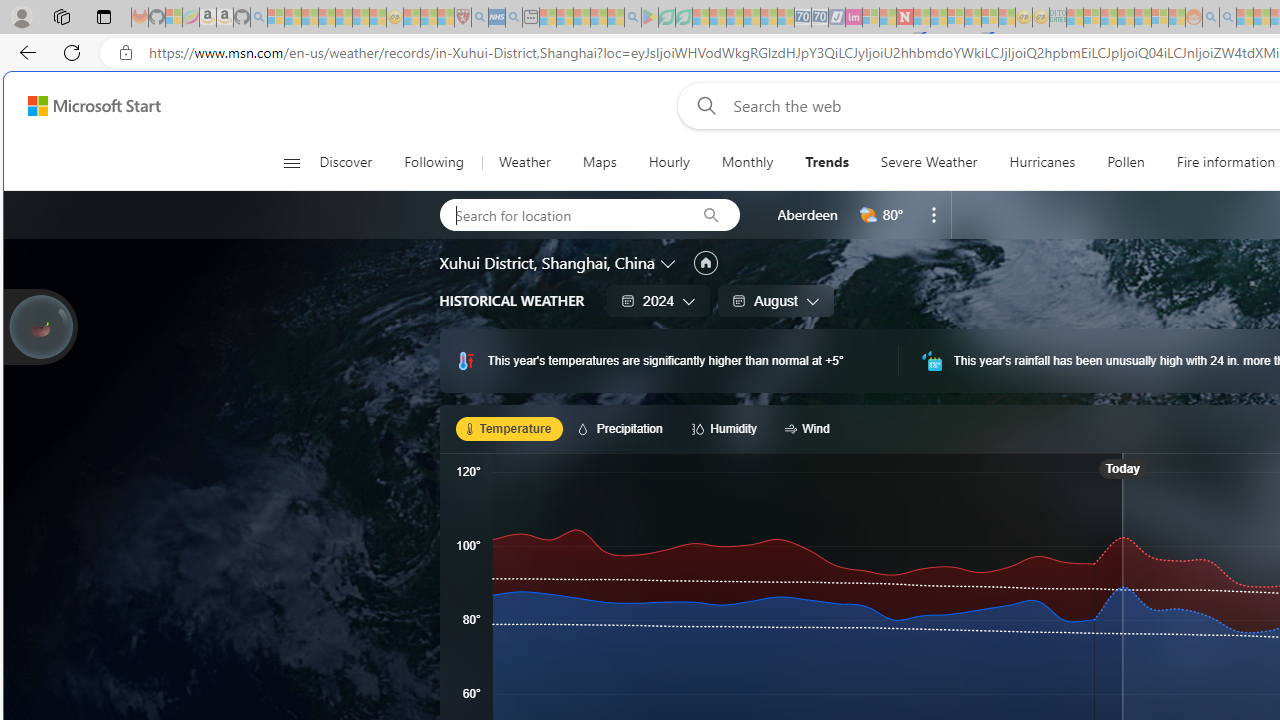 This screenshot has width=1280, height=720. What do you see at coordinates (746, 162) in the screenshot?
I see `'Monthly'` at bounding box center [746, 162].